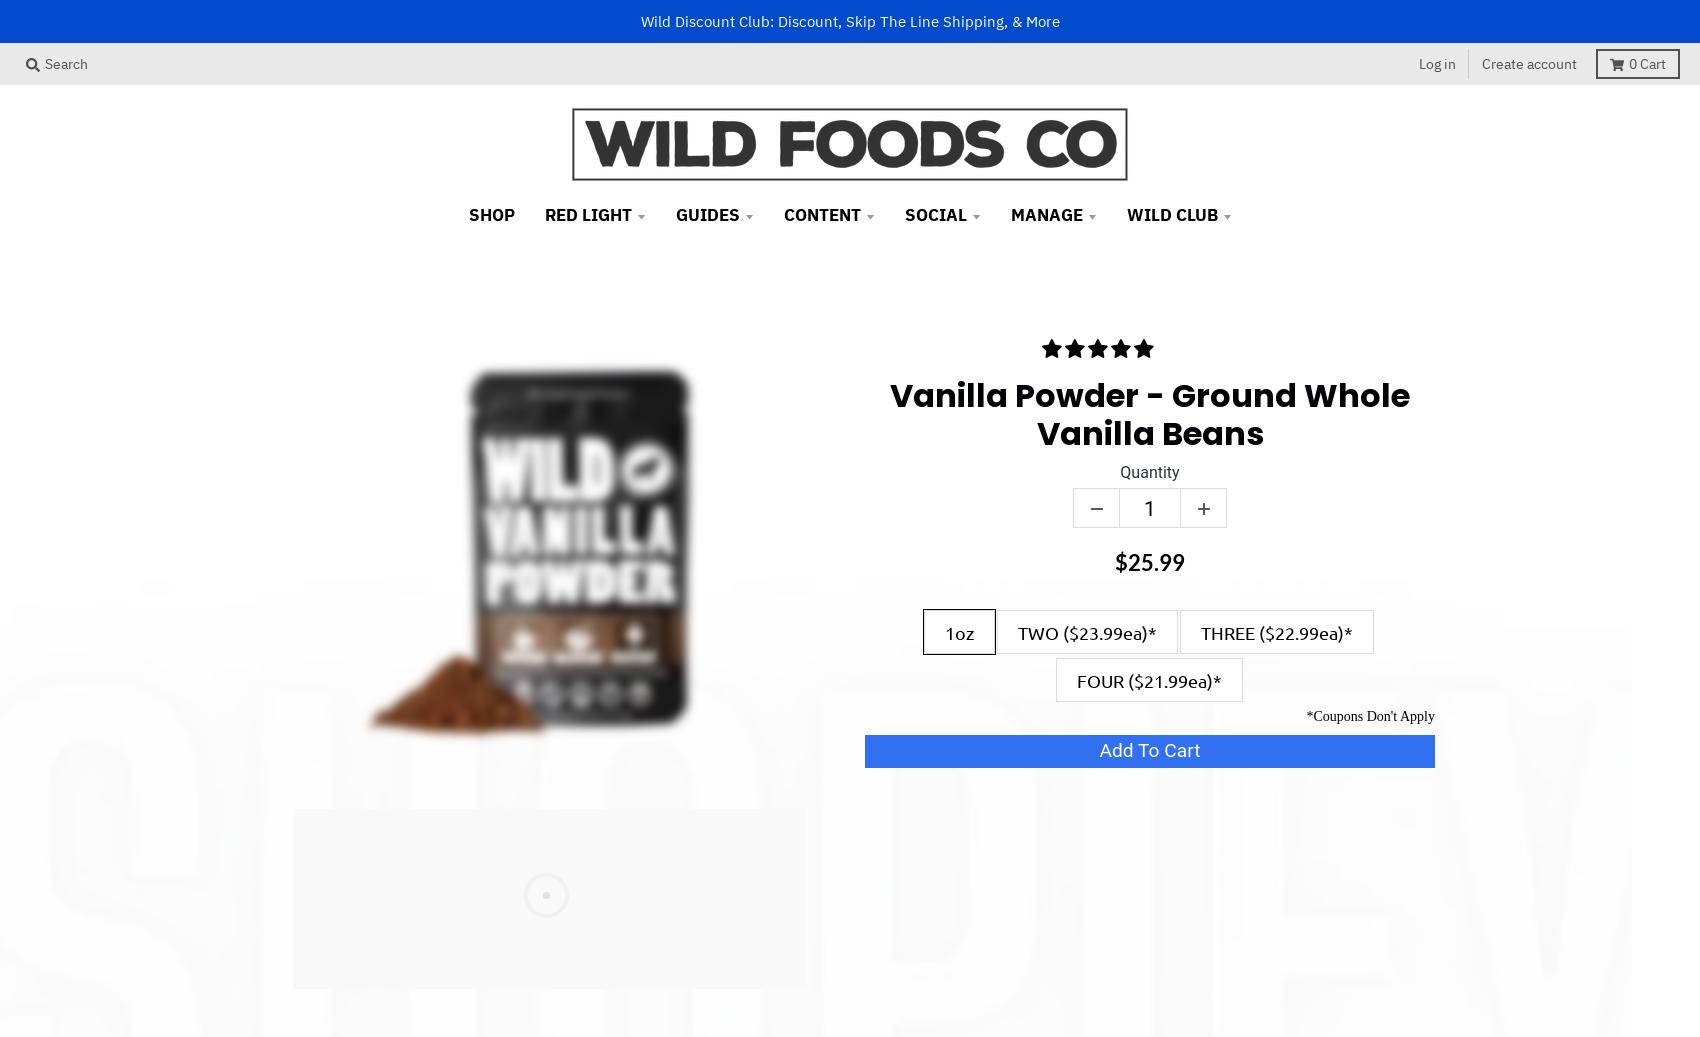 This screenshot has width=1700, height=1037. What do you see at coordinates (66, 61) in the screenshot?
I see `'Search'` at bounding box center [66, 61].